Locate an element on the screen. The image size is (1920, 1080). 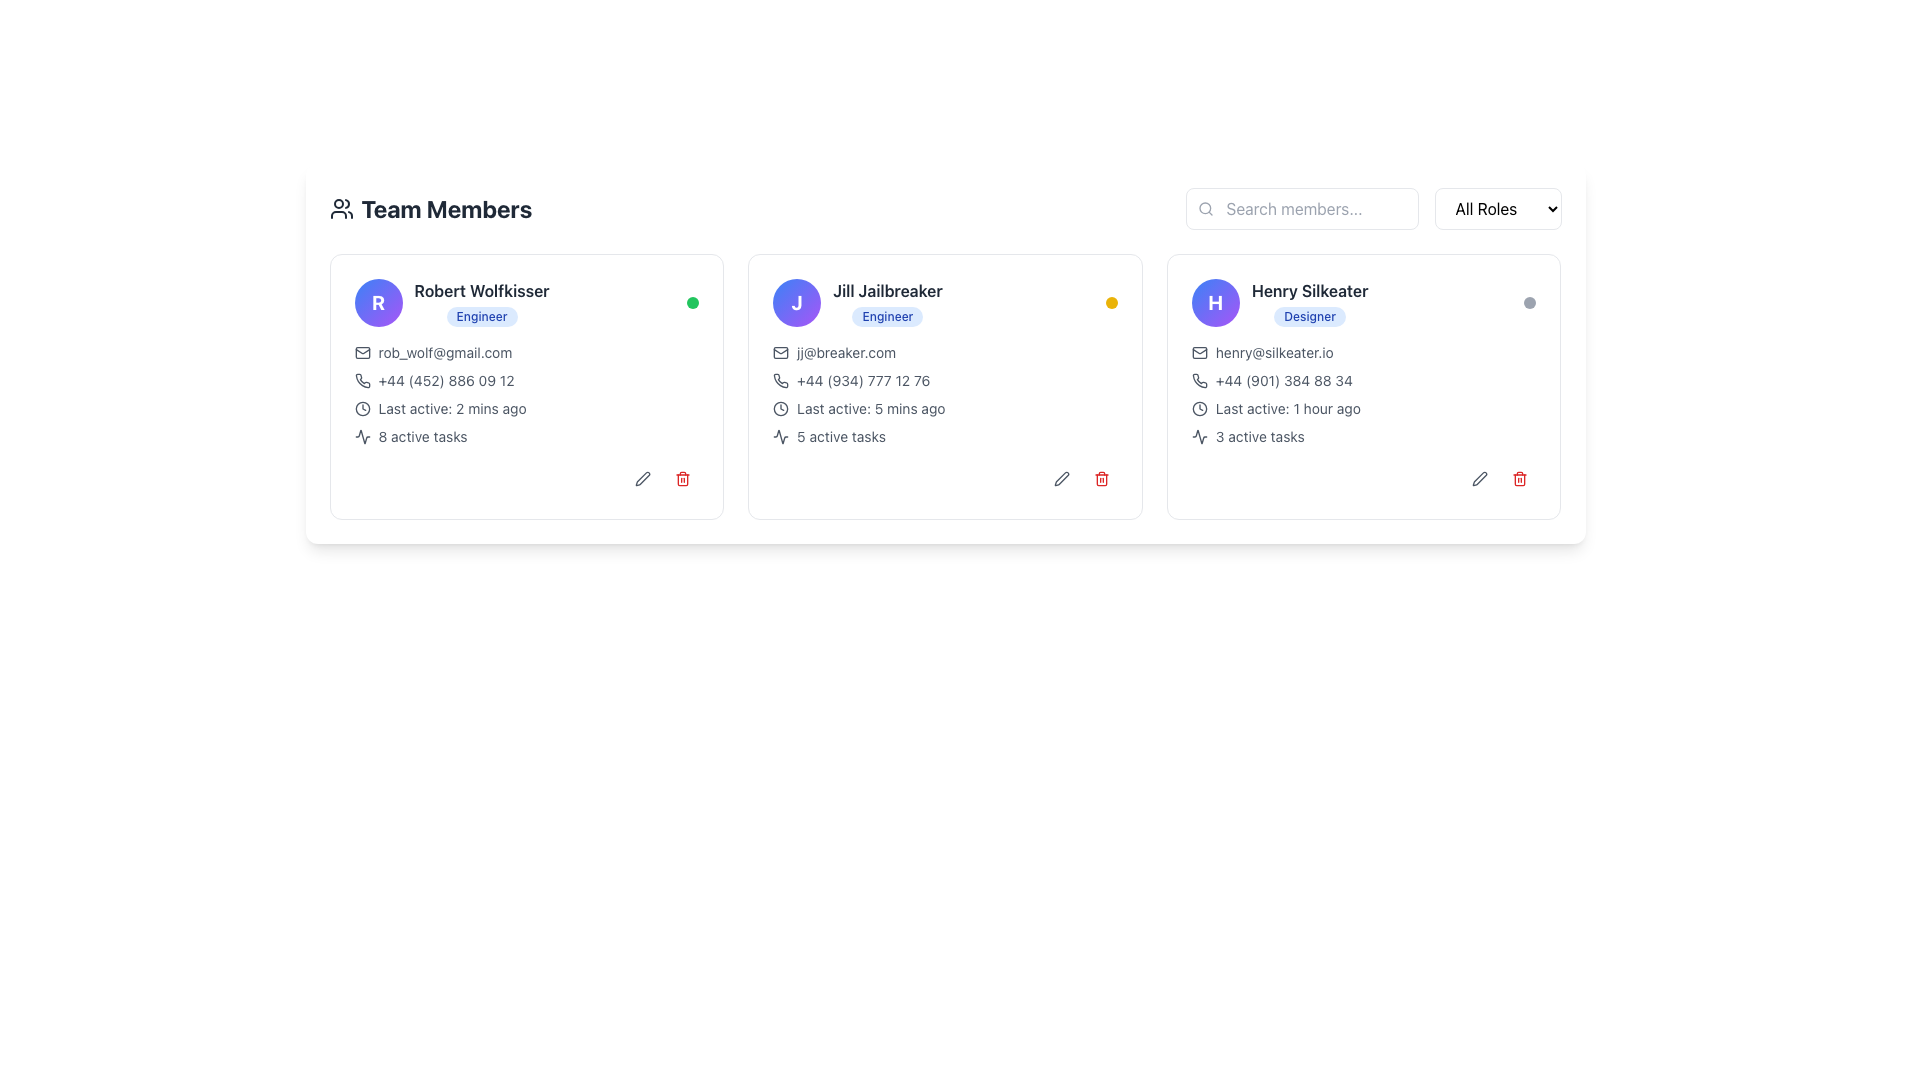
the clickable email link for Henry Silkeater is located at coordinates (1273, 352).